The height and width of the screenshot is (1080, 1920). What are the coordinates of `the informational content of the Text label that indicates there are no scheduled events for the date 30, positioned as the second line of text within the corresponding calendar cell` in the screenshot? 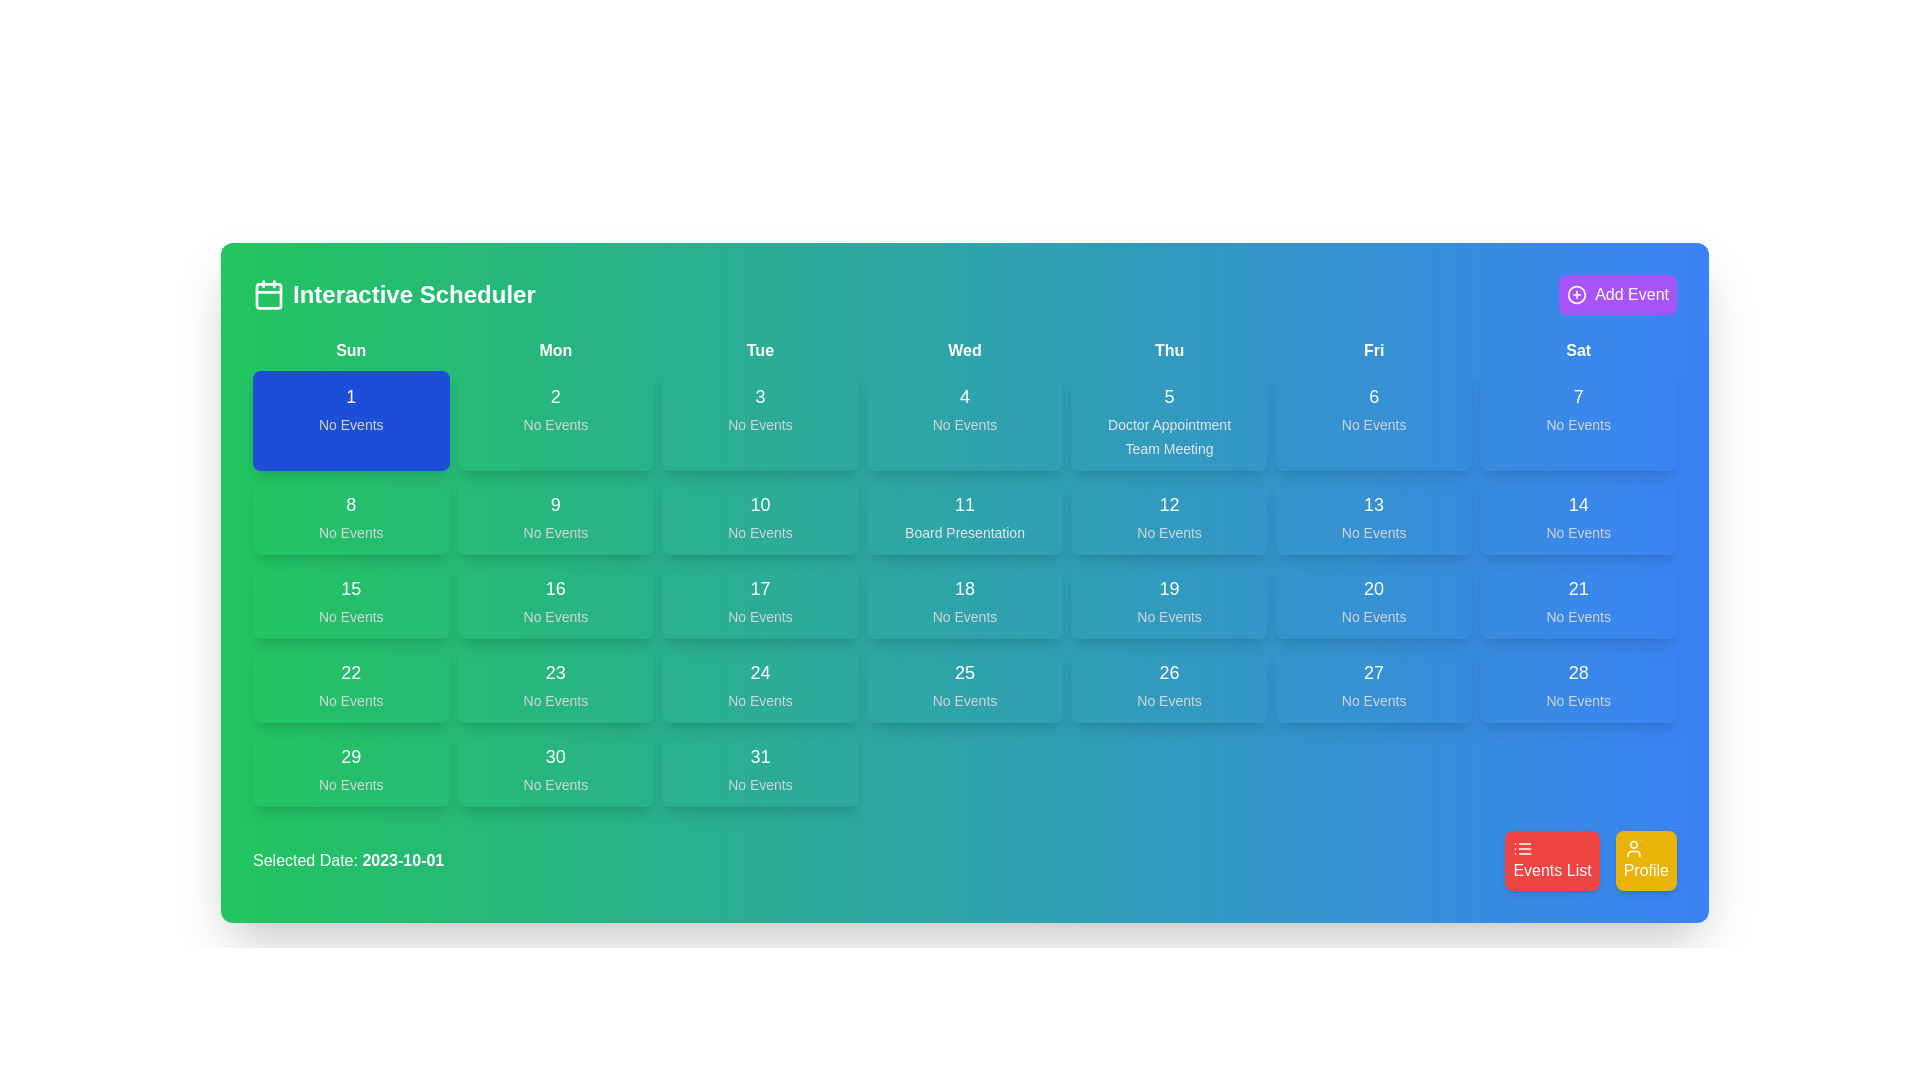 It's located at (555, 784).